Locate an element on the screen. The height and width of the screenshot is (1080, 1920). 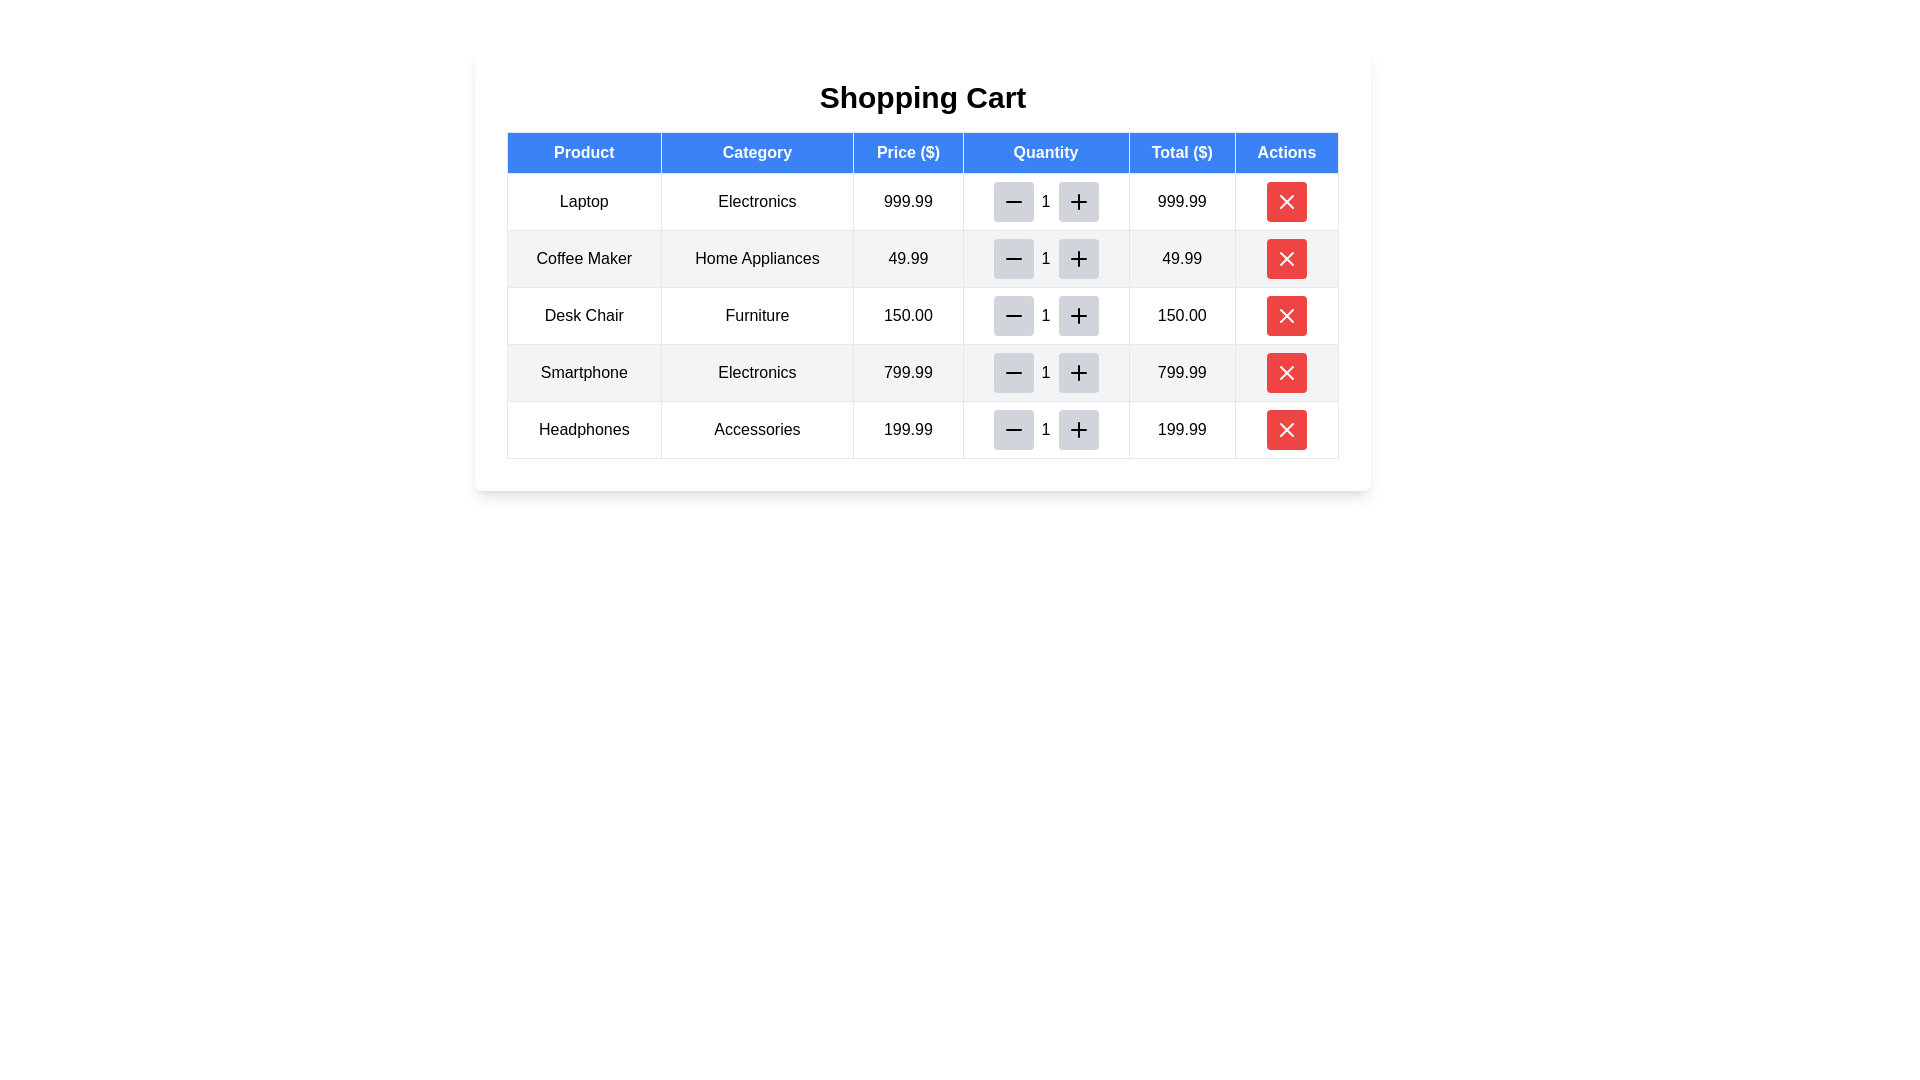
the delete button for the item 'Smartphone' located in the fourth row of the table under the 'Actions' column is located at coordinates (1286, 373).